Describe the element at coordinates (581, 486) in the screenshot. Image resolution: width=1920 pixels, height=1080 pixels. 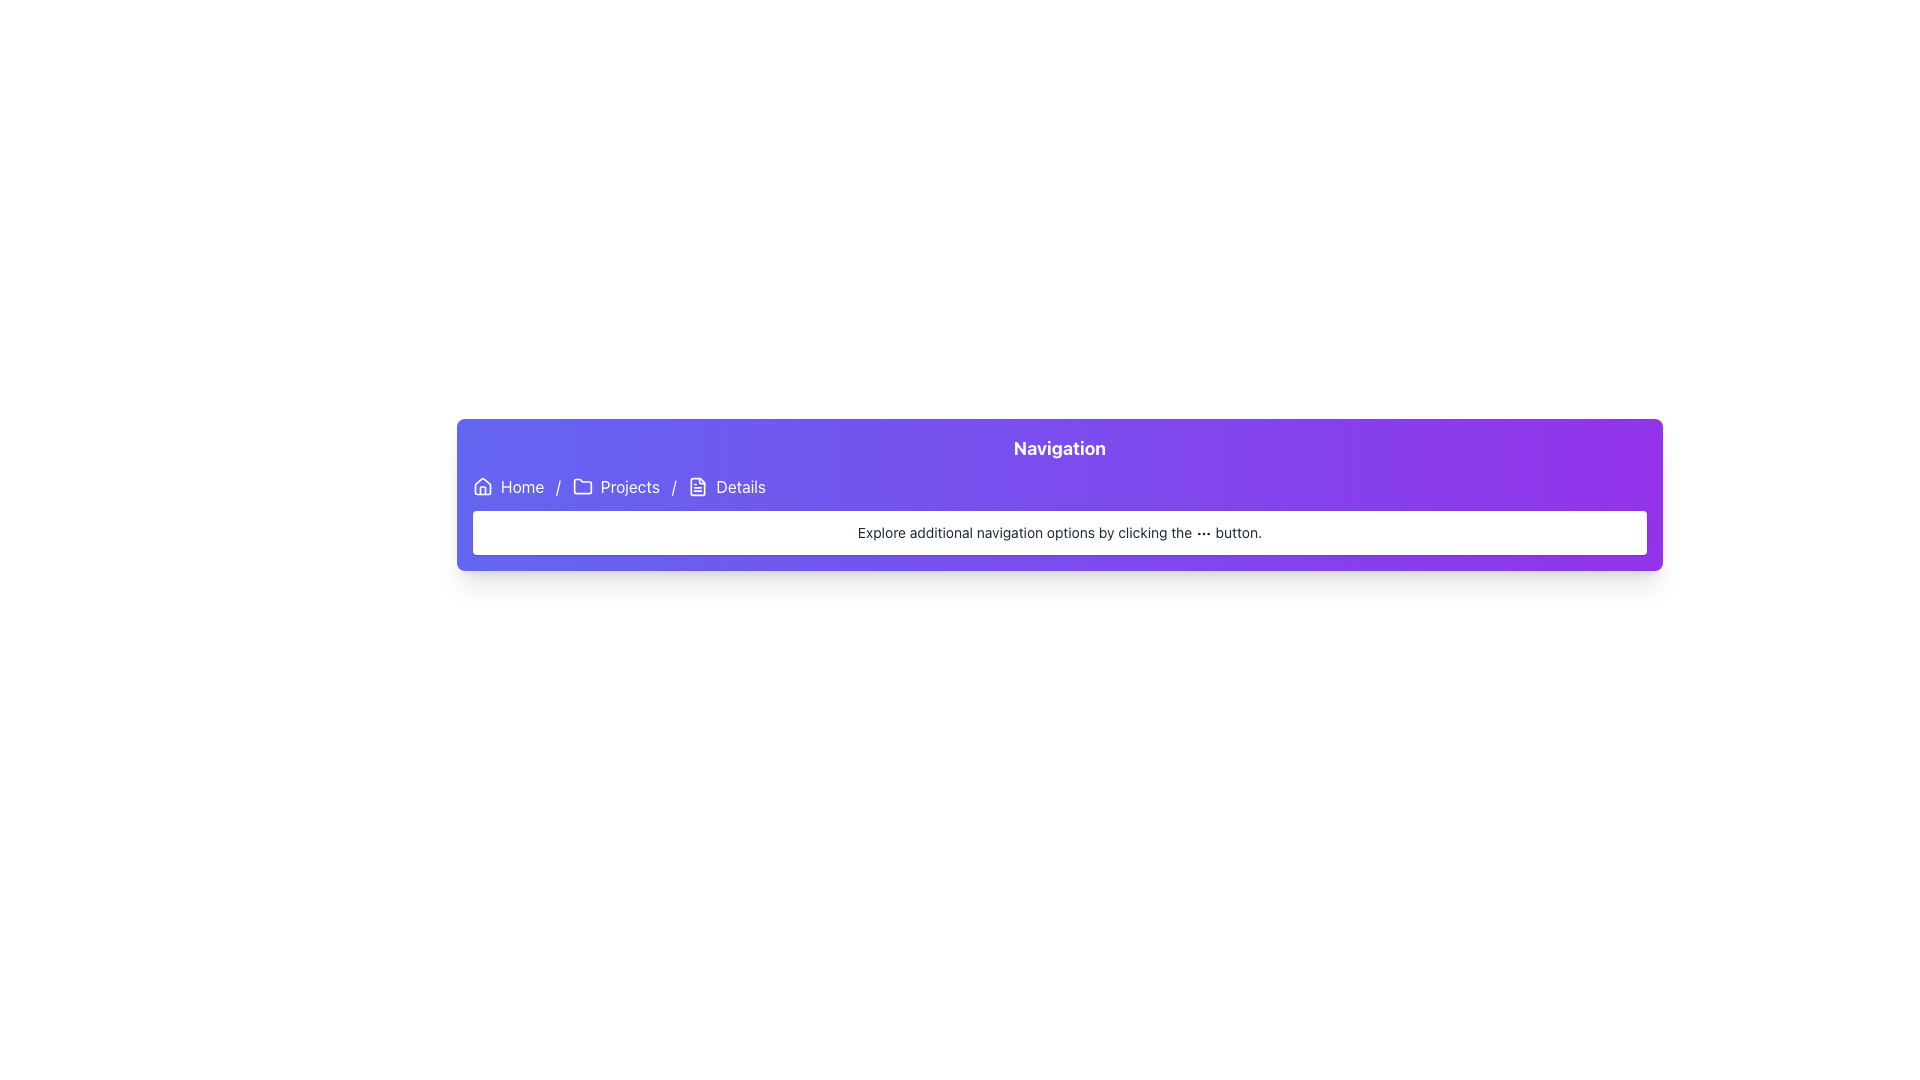
I see `the folder icon in the breadcrumb navigation bar, which represents the 'projects' section, located between the 'home' and 'details' icons` at that location.